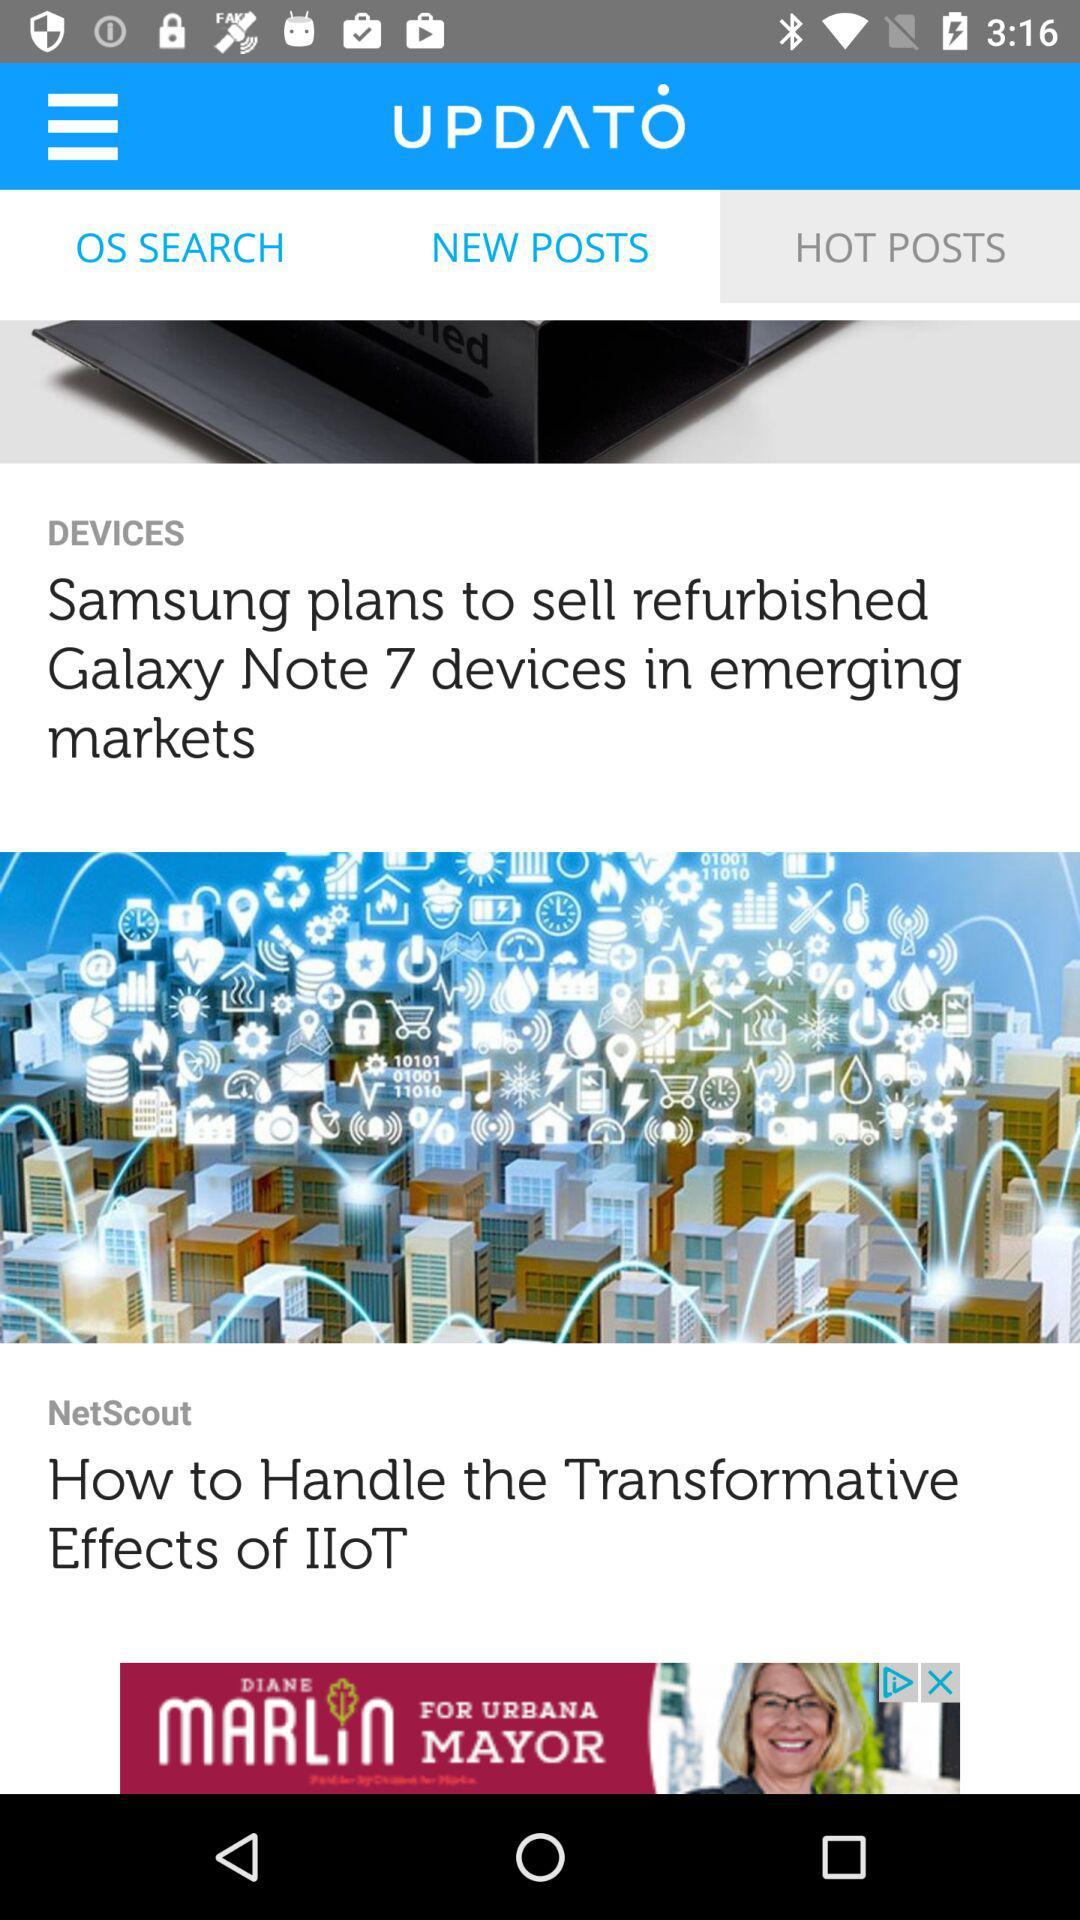  Describe the element at coordinates (538, 124) in the screenshot. I see `homepage` at that location.